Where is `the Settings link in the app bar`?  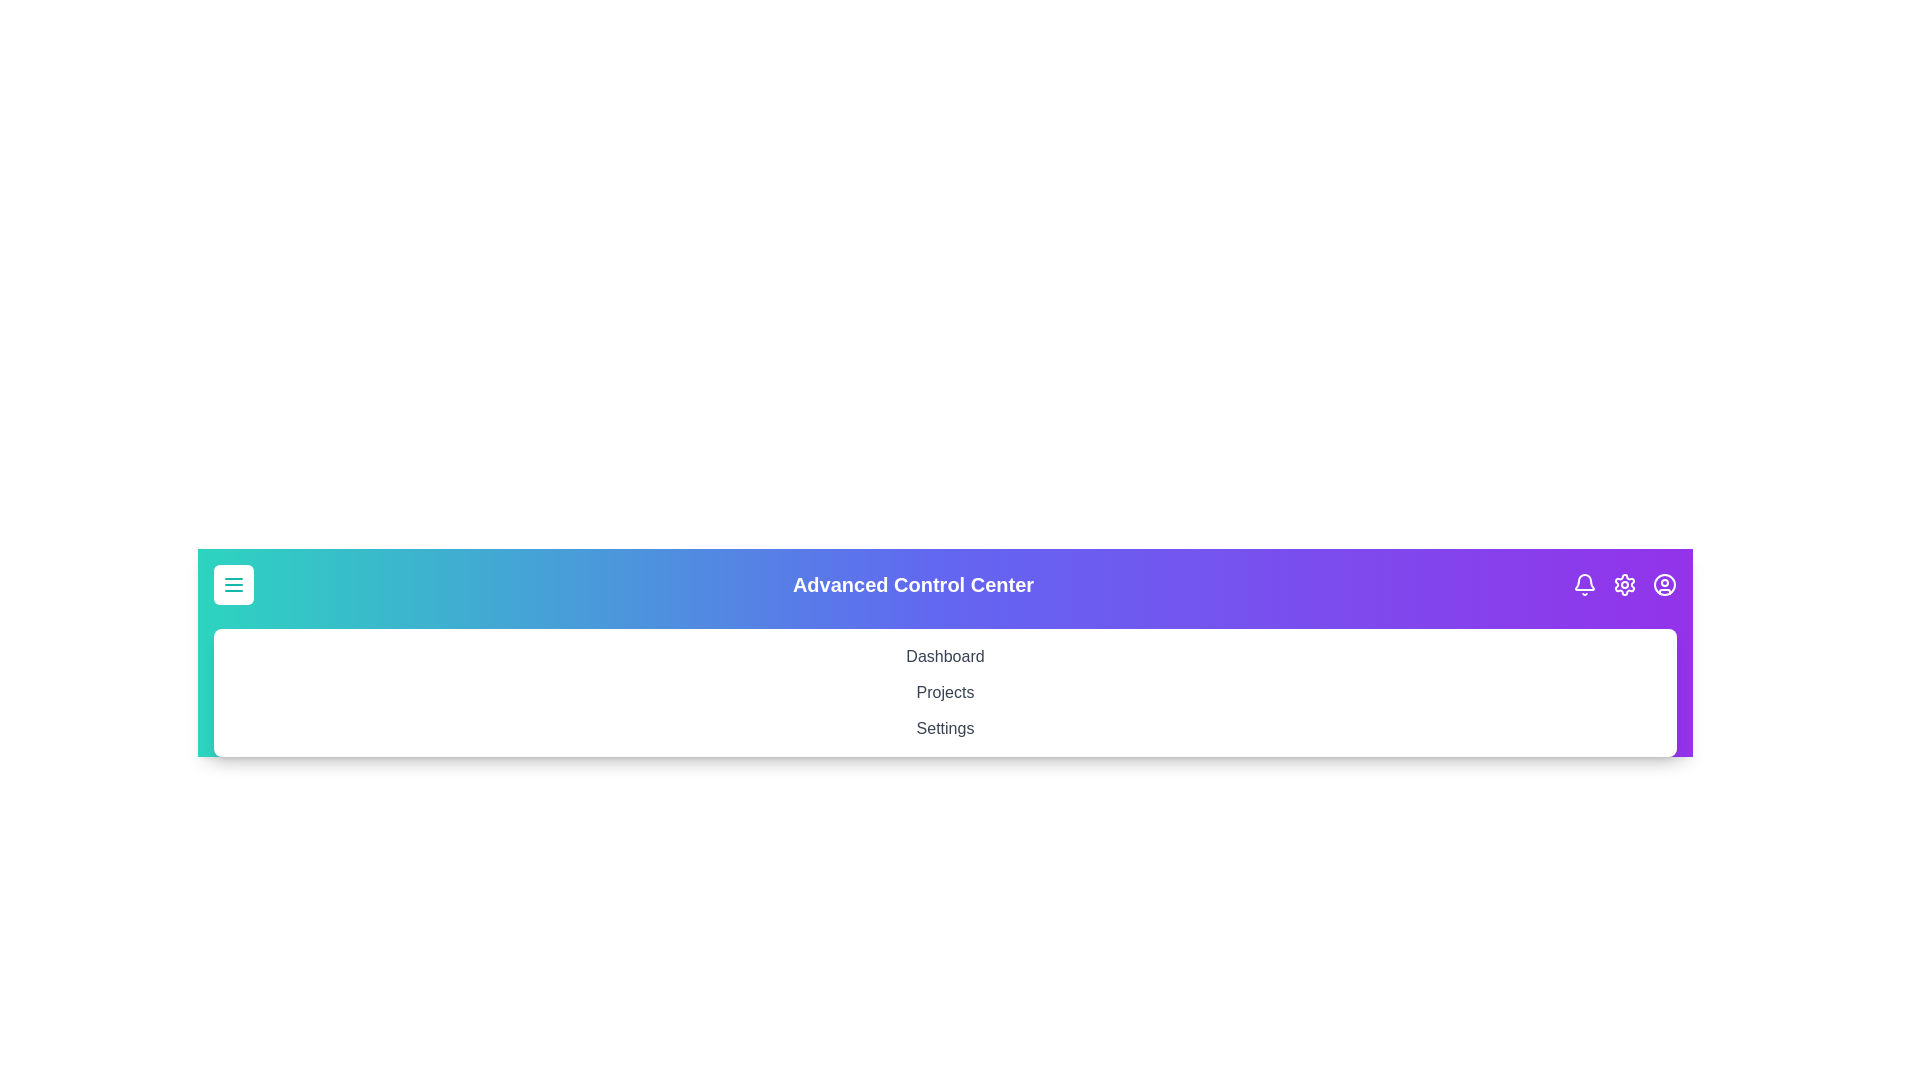
the Settings link in the app bar is located at coordinates (944, 729).